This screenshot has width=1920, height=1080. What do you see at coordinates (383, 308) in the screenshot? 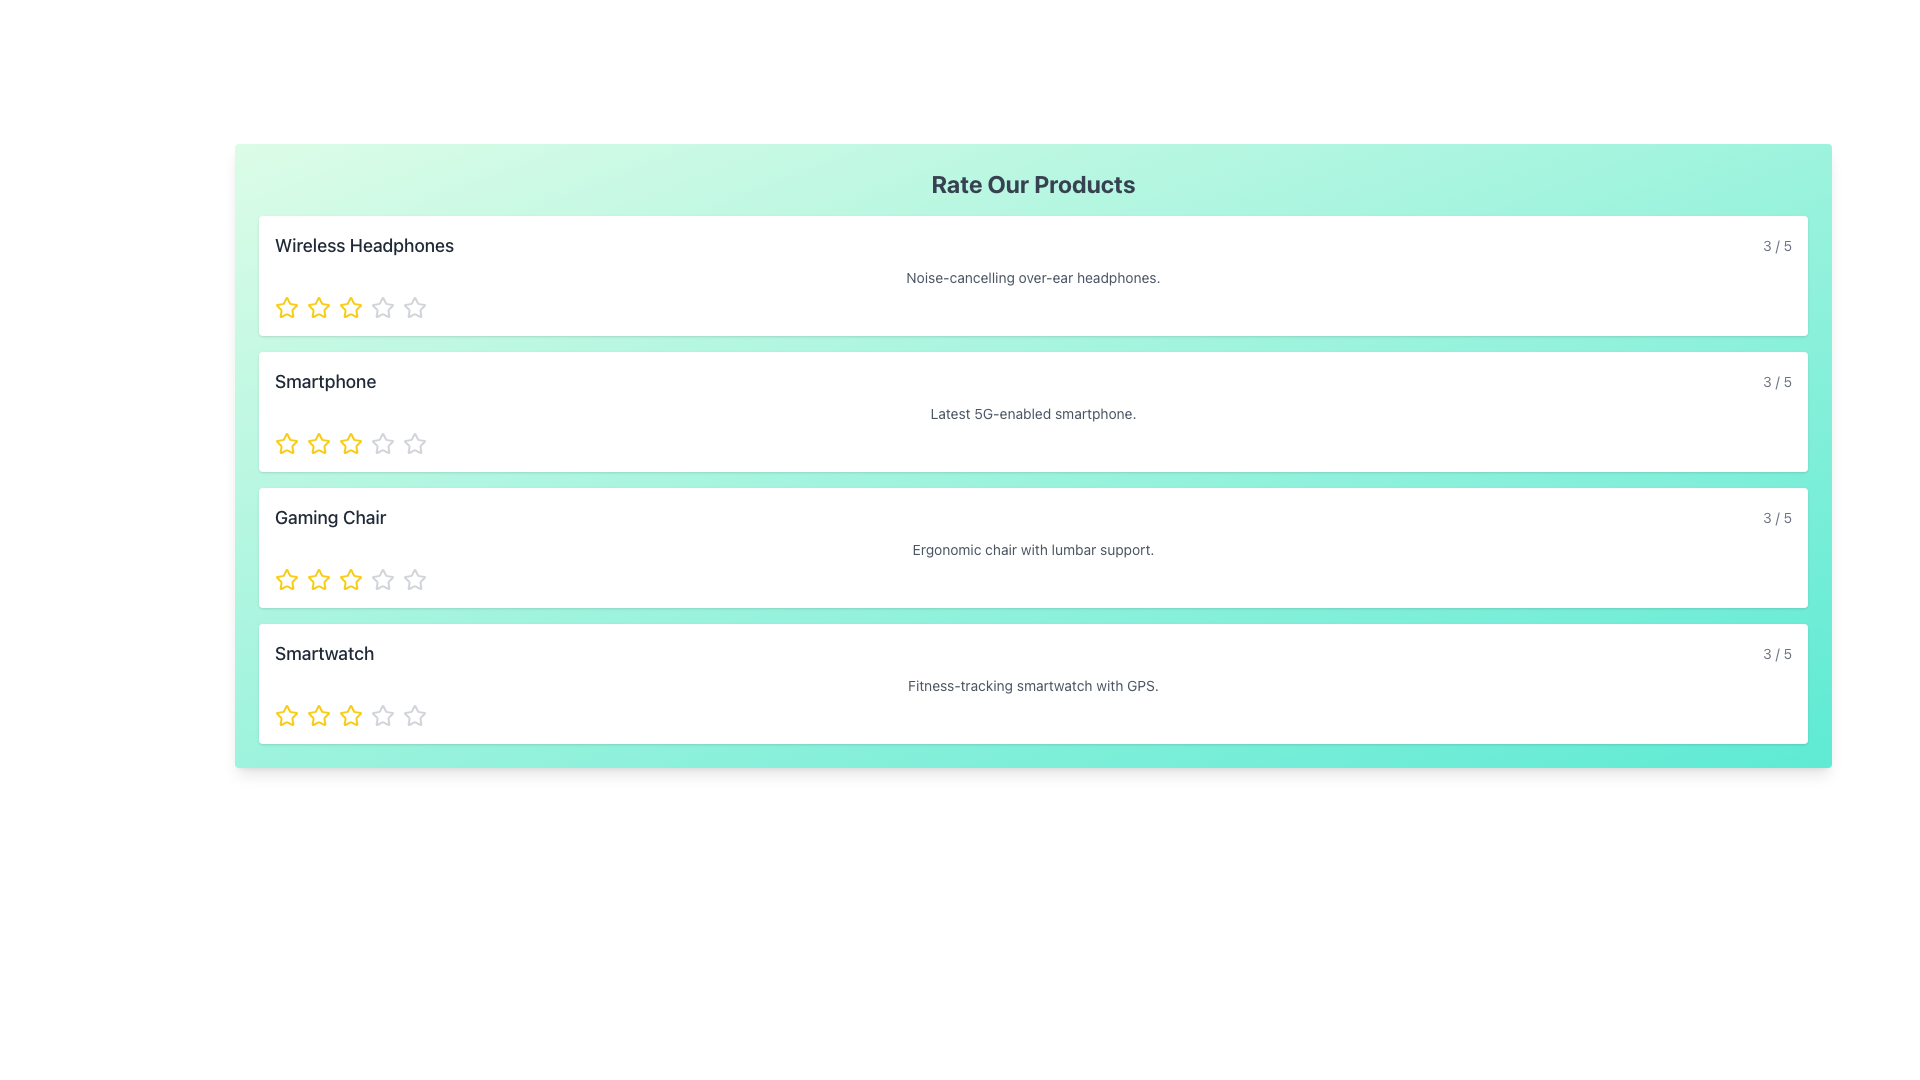
I see `the fifth star icon in the rating bar` at bounding box center [383, 308].